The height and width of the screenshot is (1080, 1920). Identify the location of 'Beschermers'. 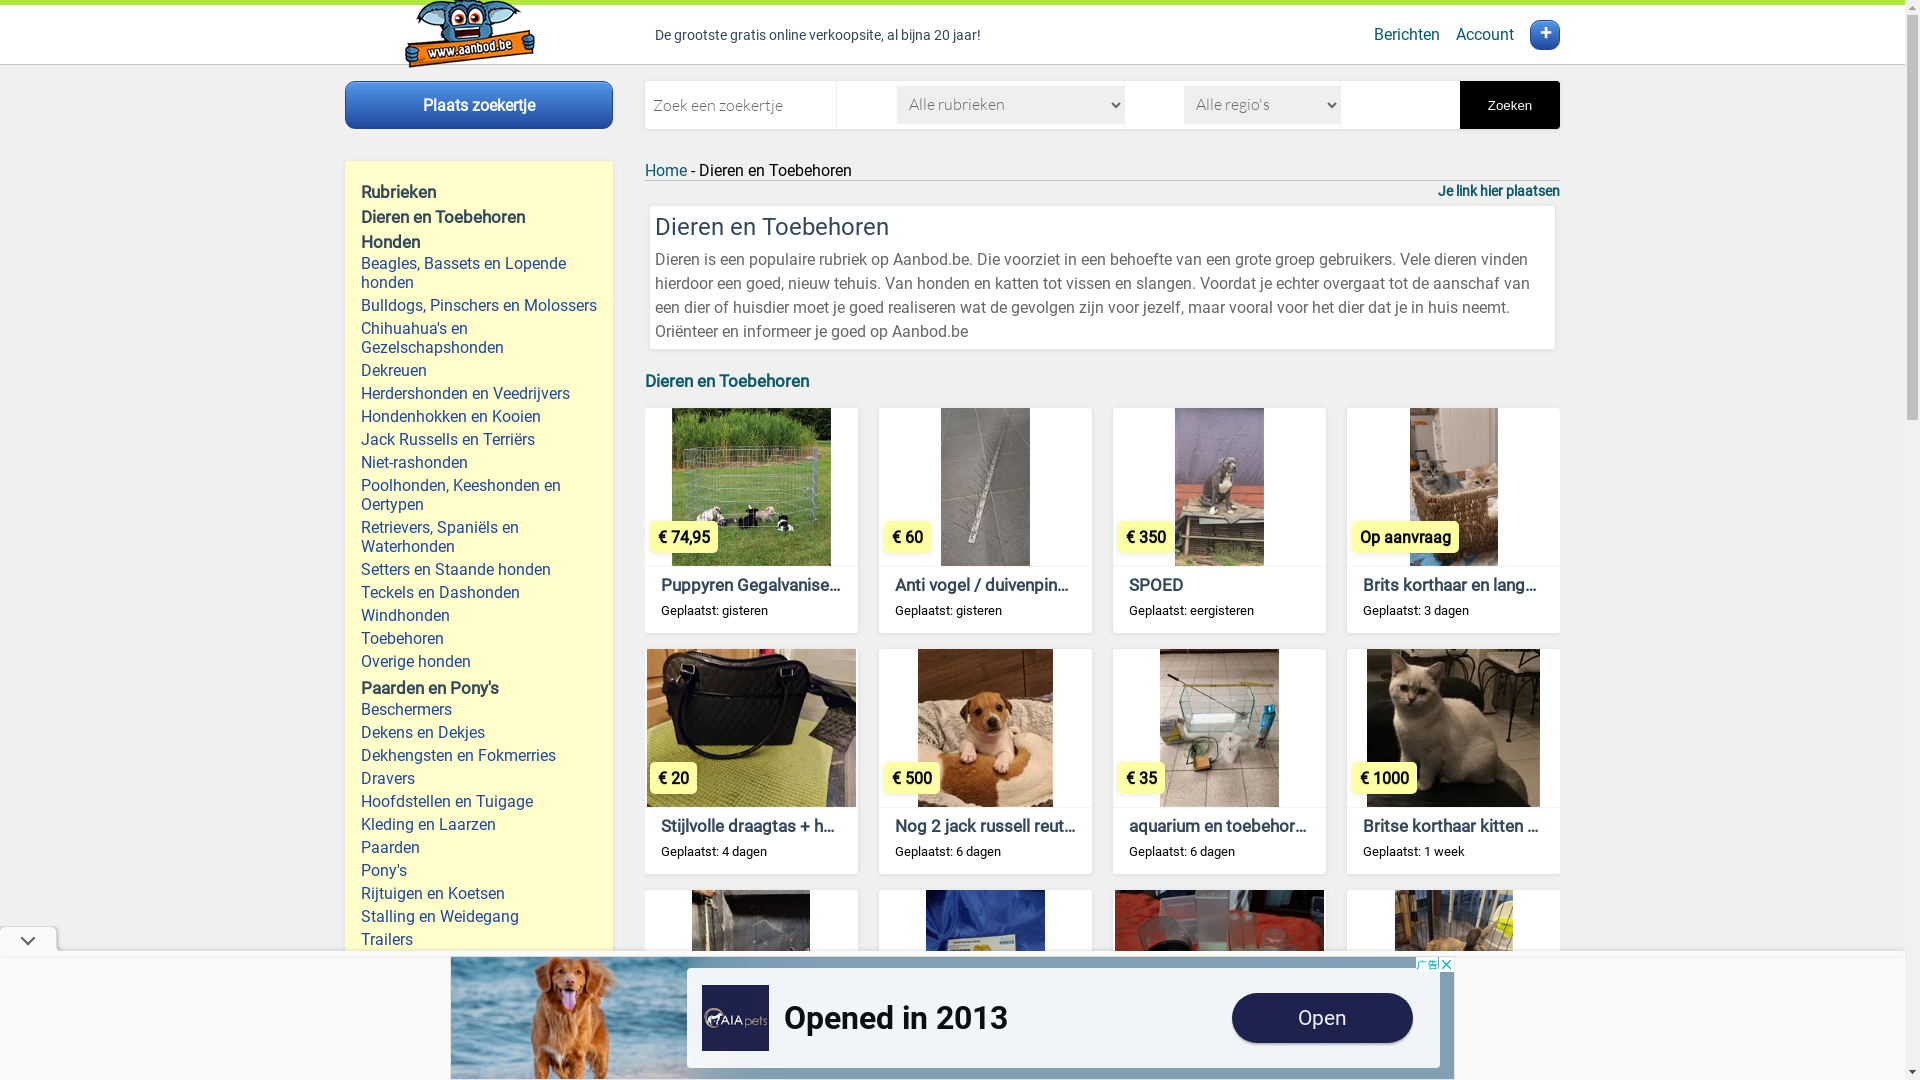
(360, 708).